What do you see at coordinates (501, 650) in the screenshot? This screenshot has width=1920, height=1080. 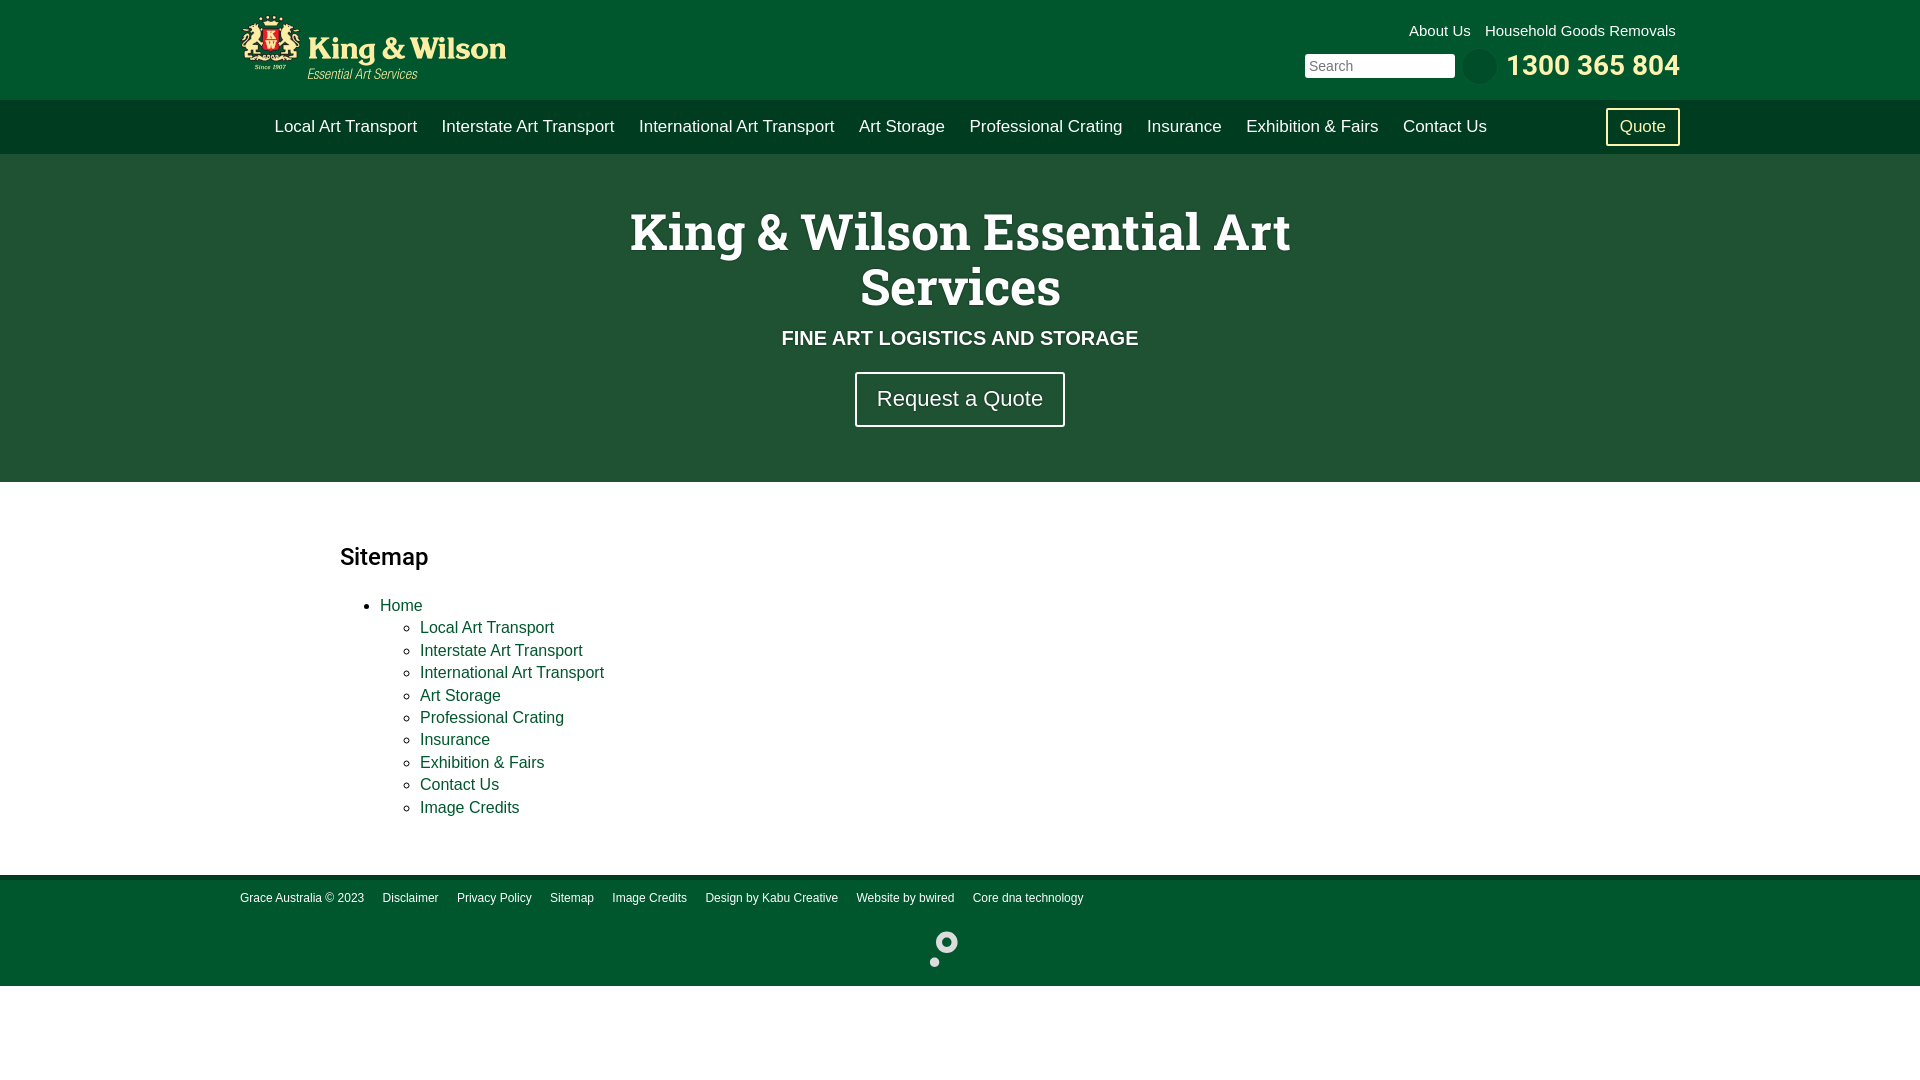 I see `'Interstate Art Transport'` at bounding box center [501, 650].